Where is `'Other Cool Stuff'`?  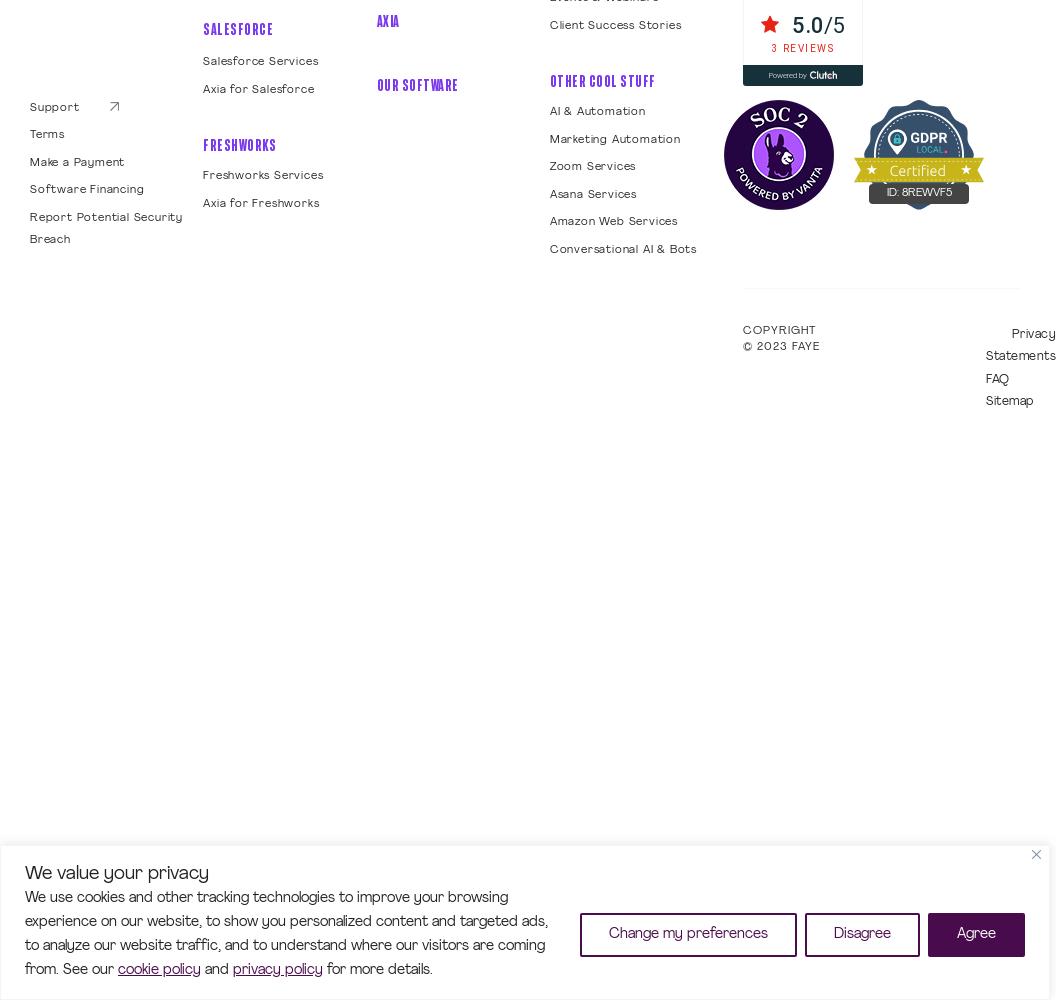 'Other Cool Stuff' is located at coordinates (601, 80).